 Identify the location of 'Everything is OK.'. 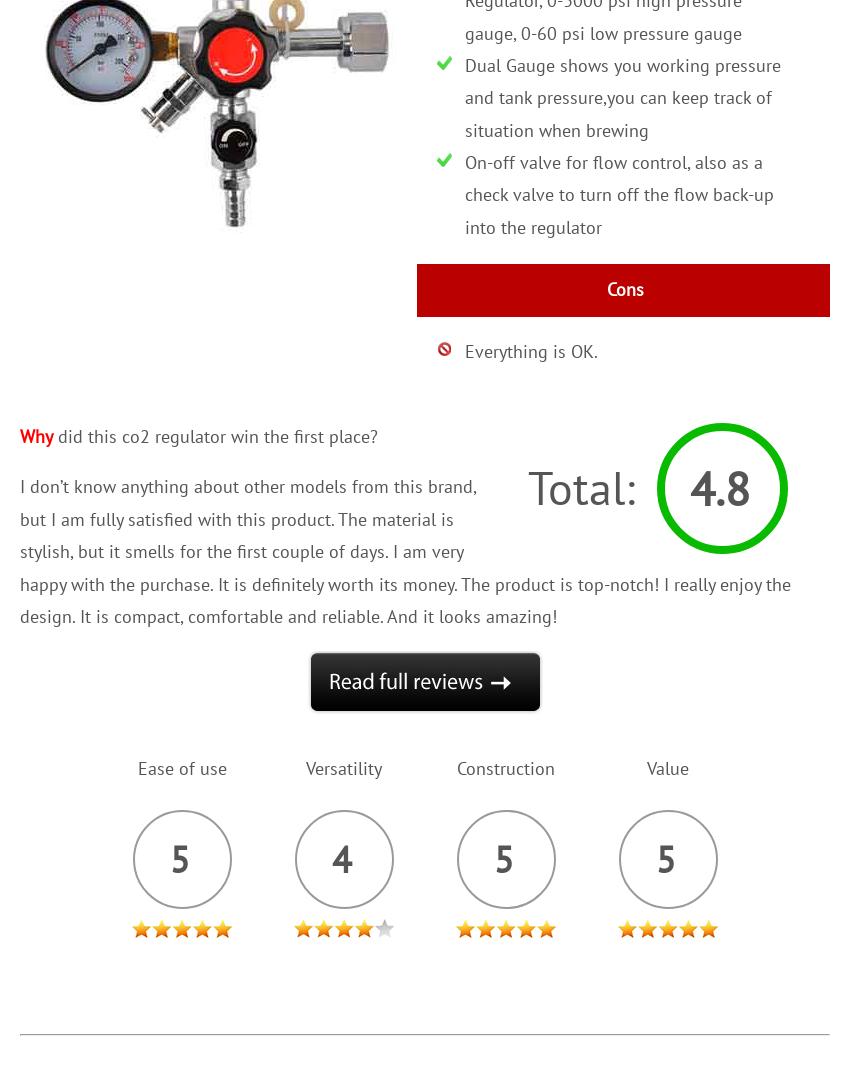
(463, 350).